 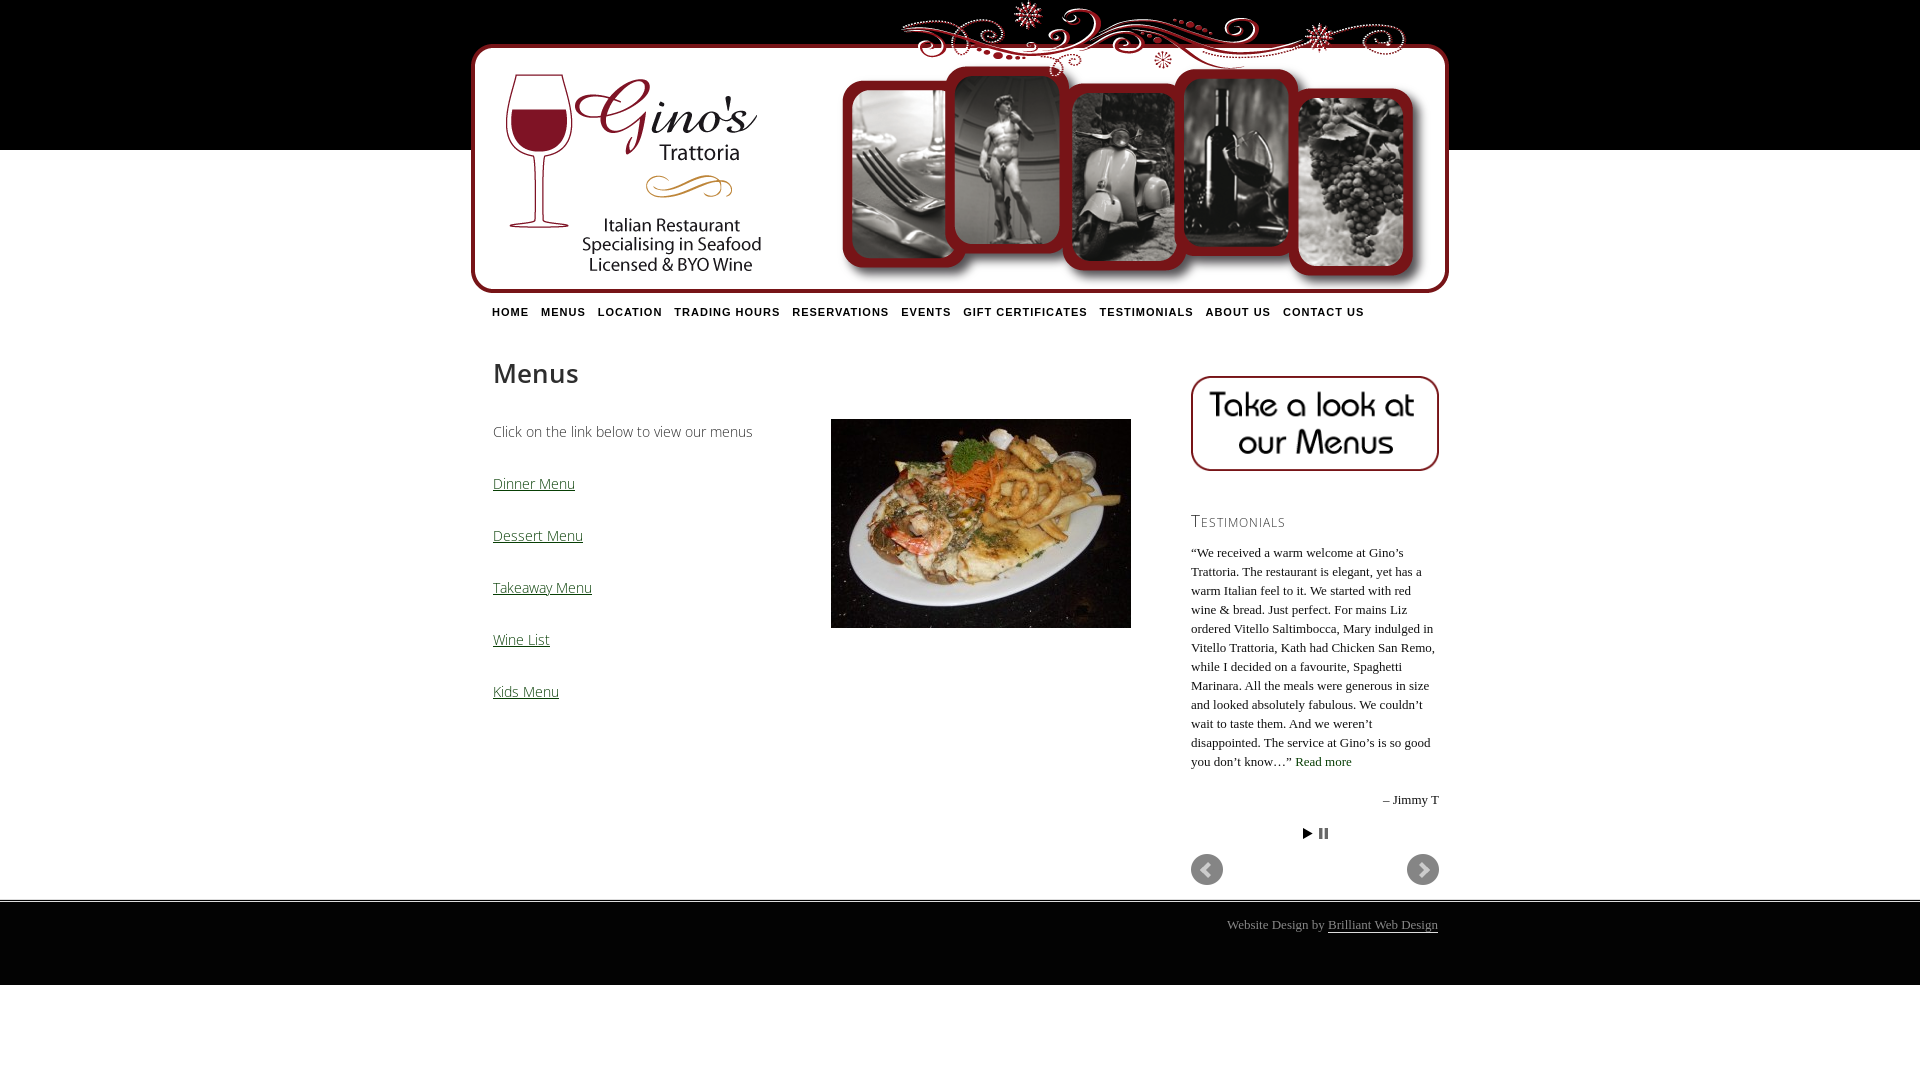 I want to click on 'Dessert Menu', so click(x=537, y=534).